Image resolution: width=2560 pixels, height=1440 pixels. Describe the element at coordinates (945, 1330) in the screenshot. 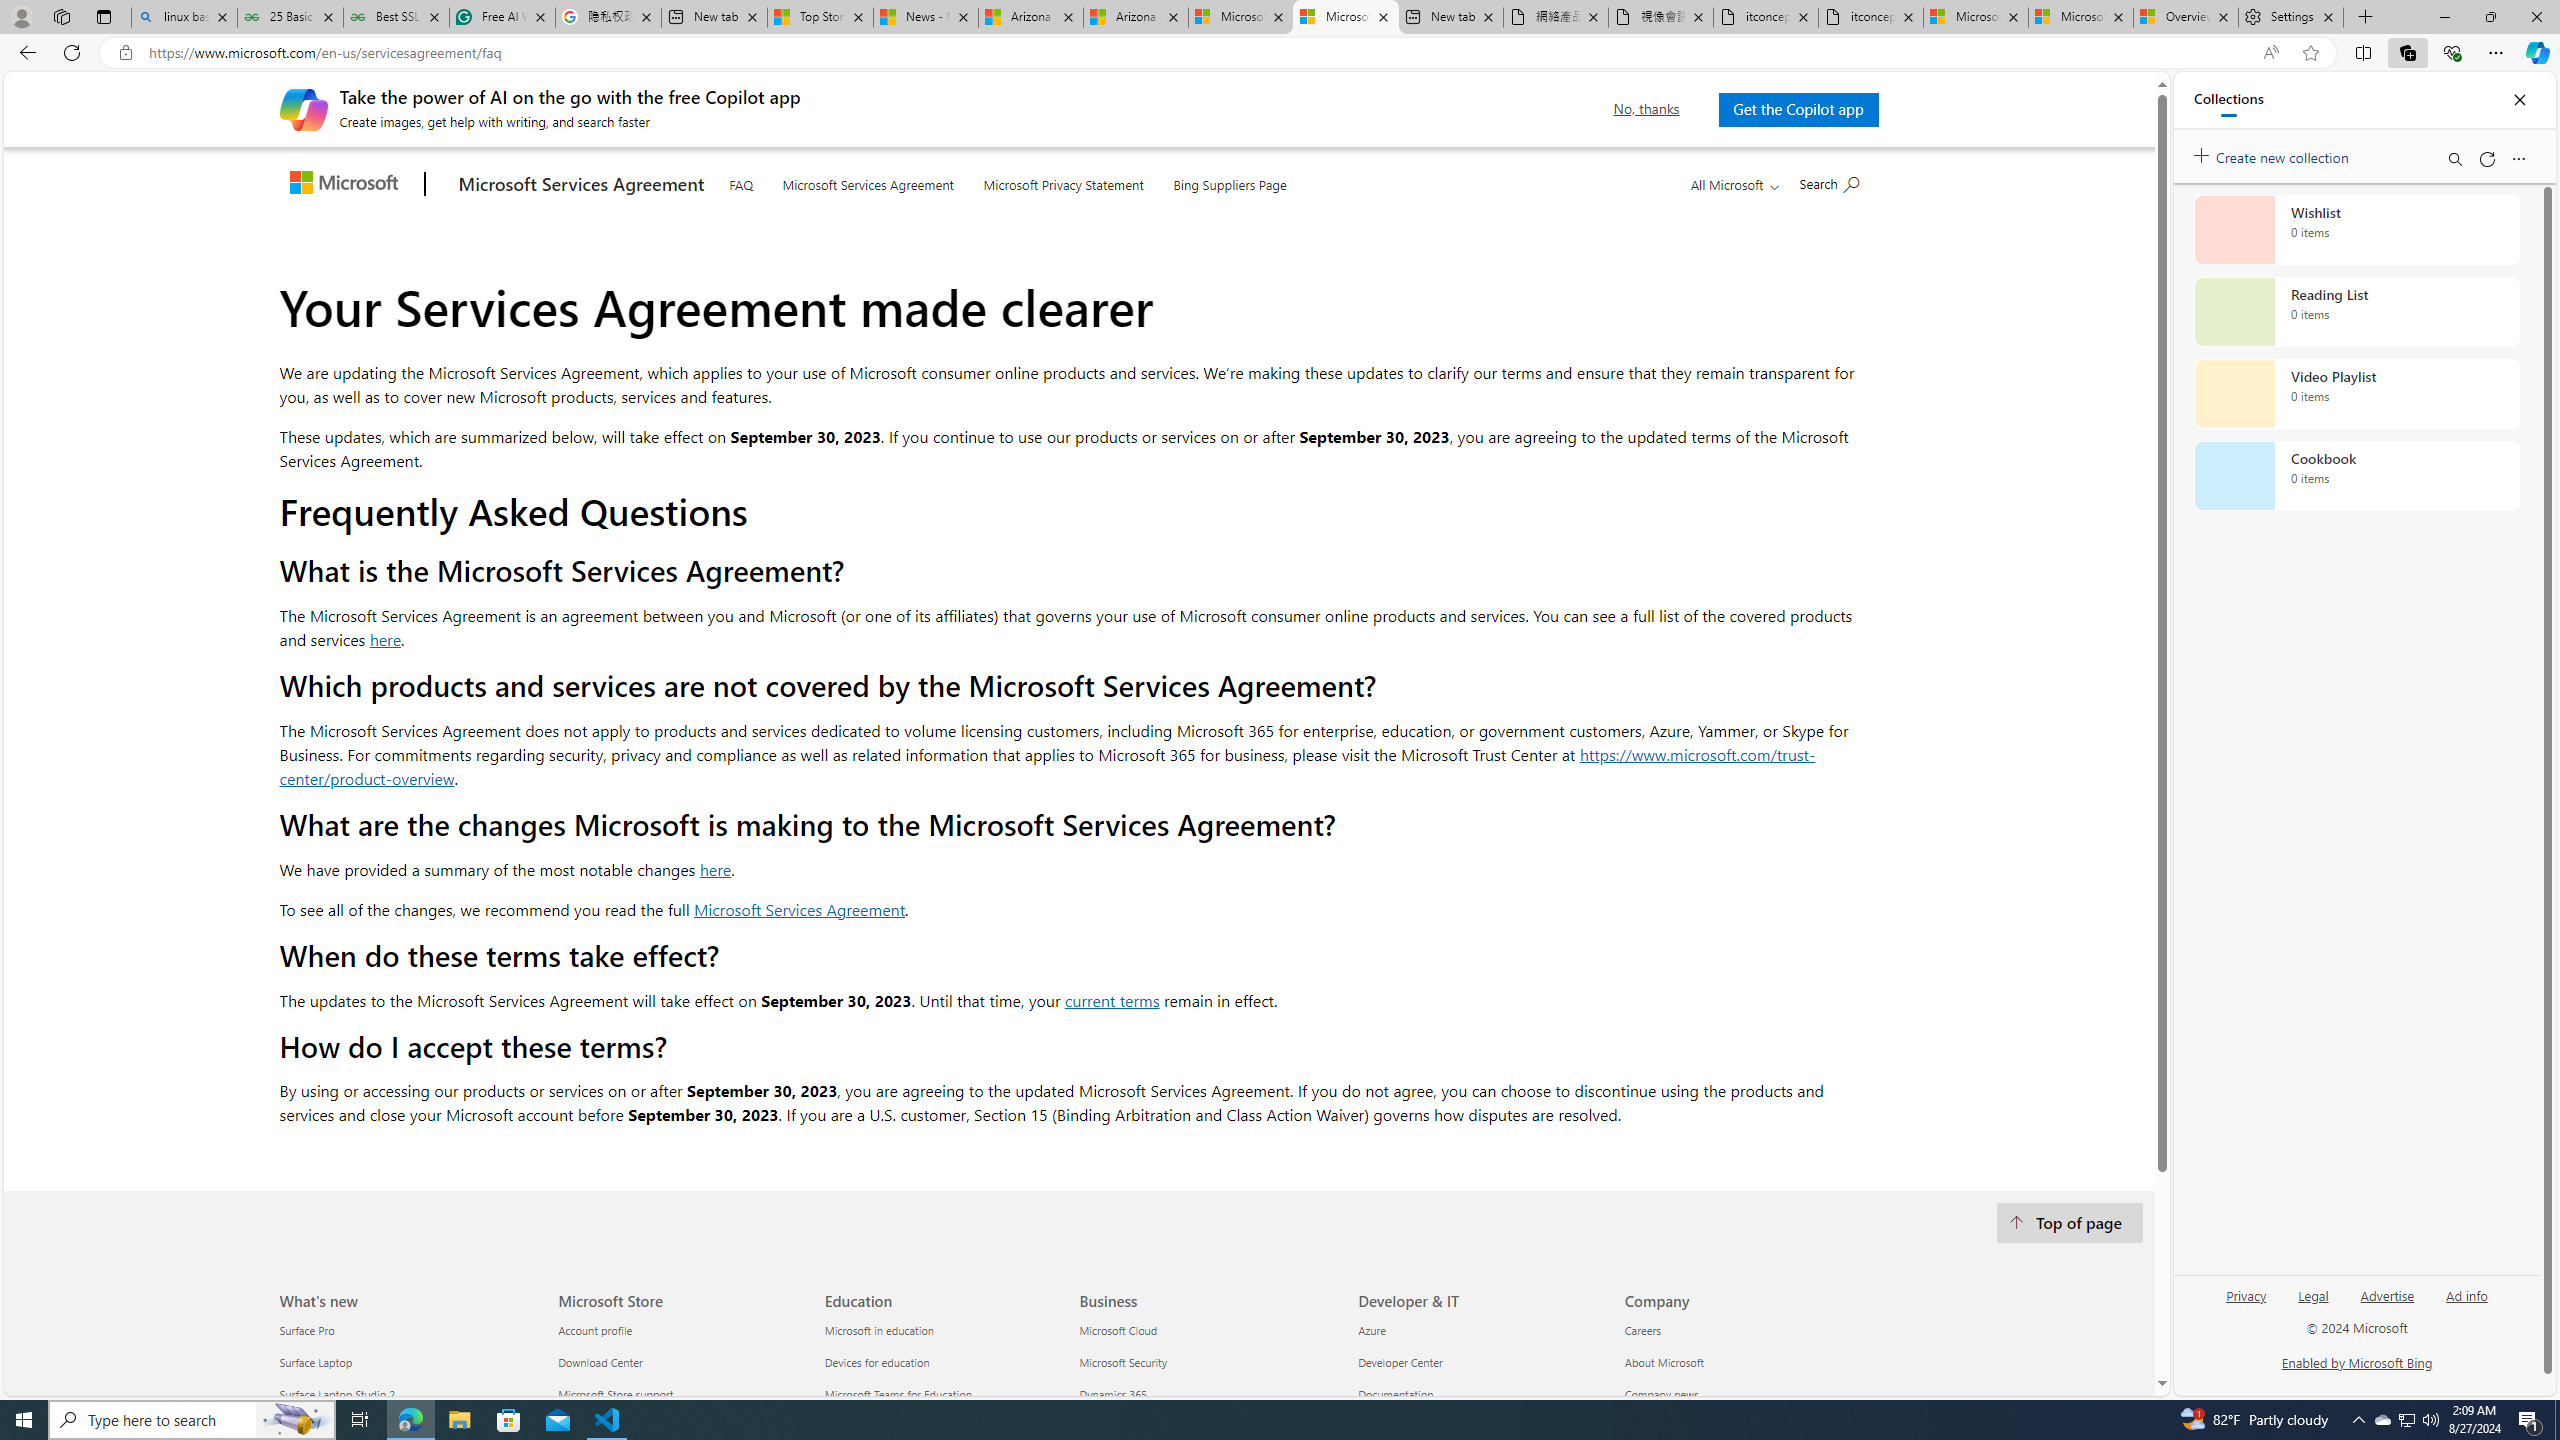

I see `'Microsoft in education'` at that location.